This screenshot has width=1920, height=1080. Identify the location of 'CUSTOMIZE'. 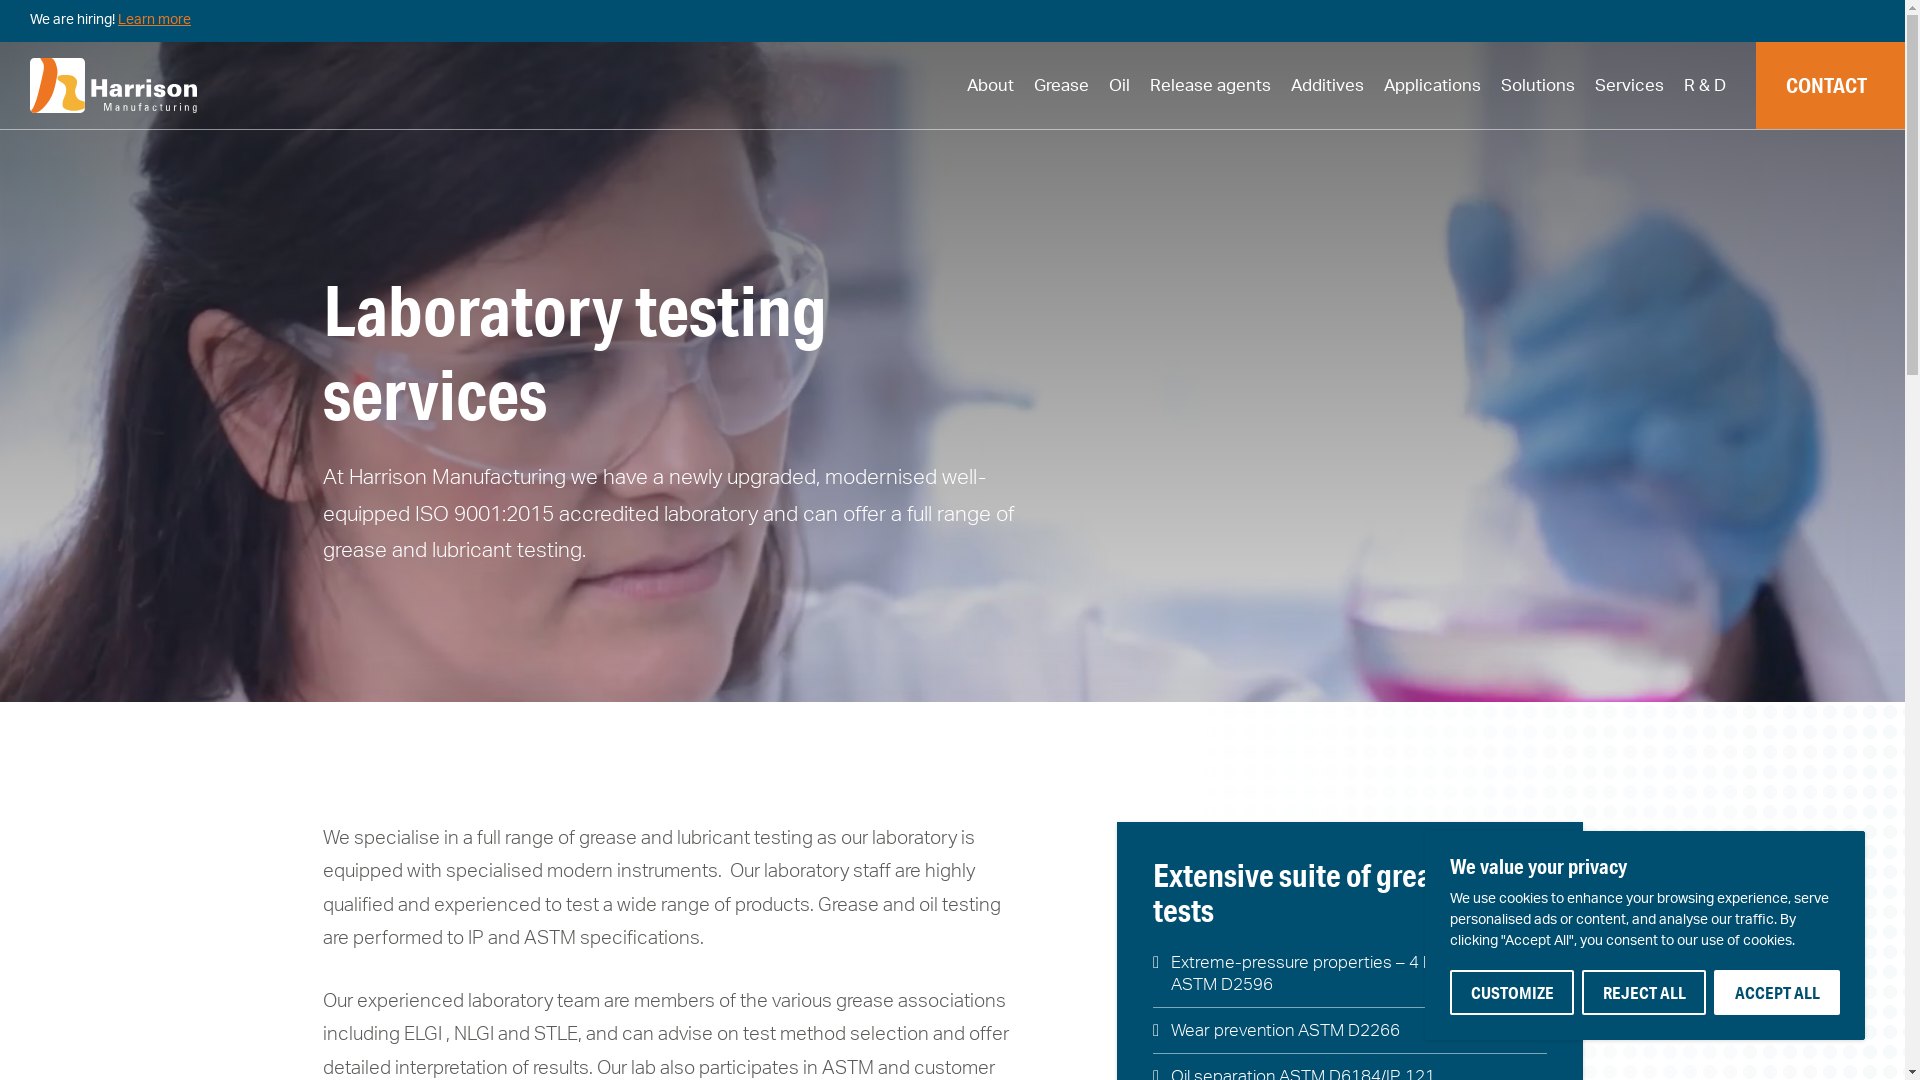
(1449, 992).